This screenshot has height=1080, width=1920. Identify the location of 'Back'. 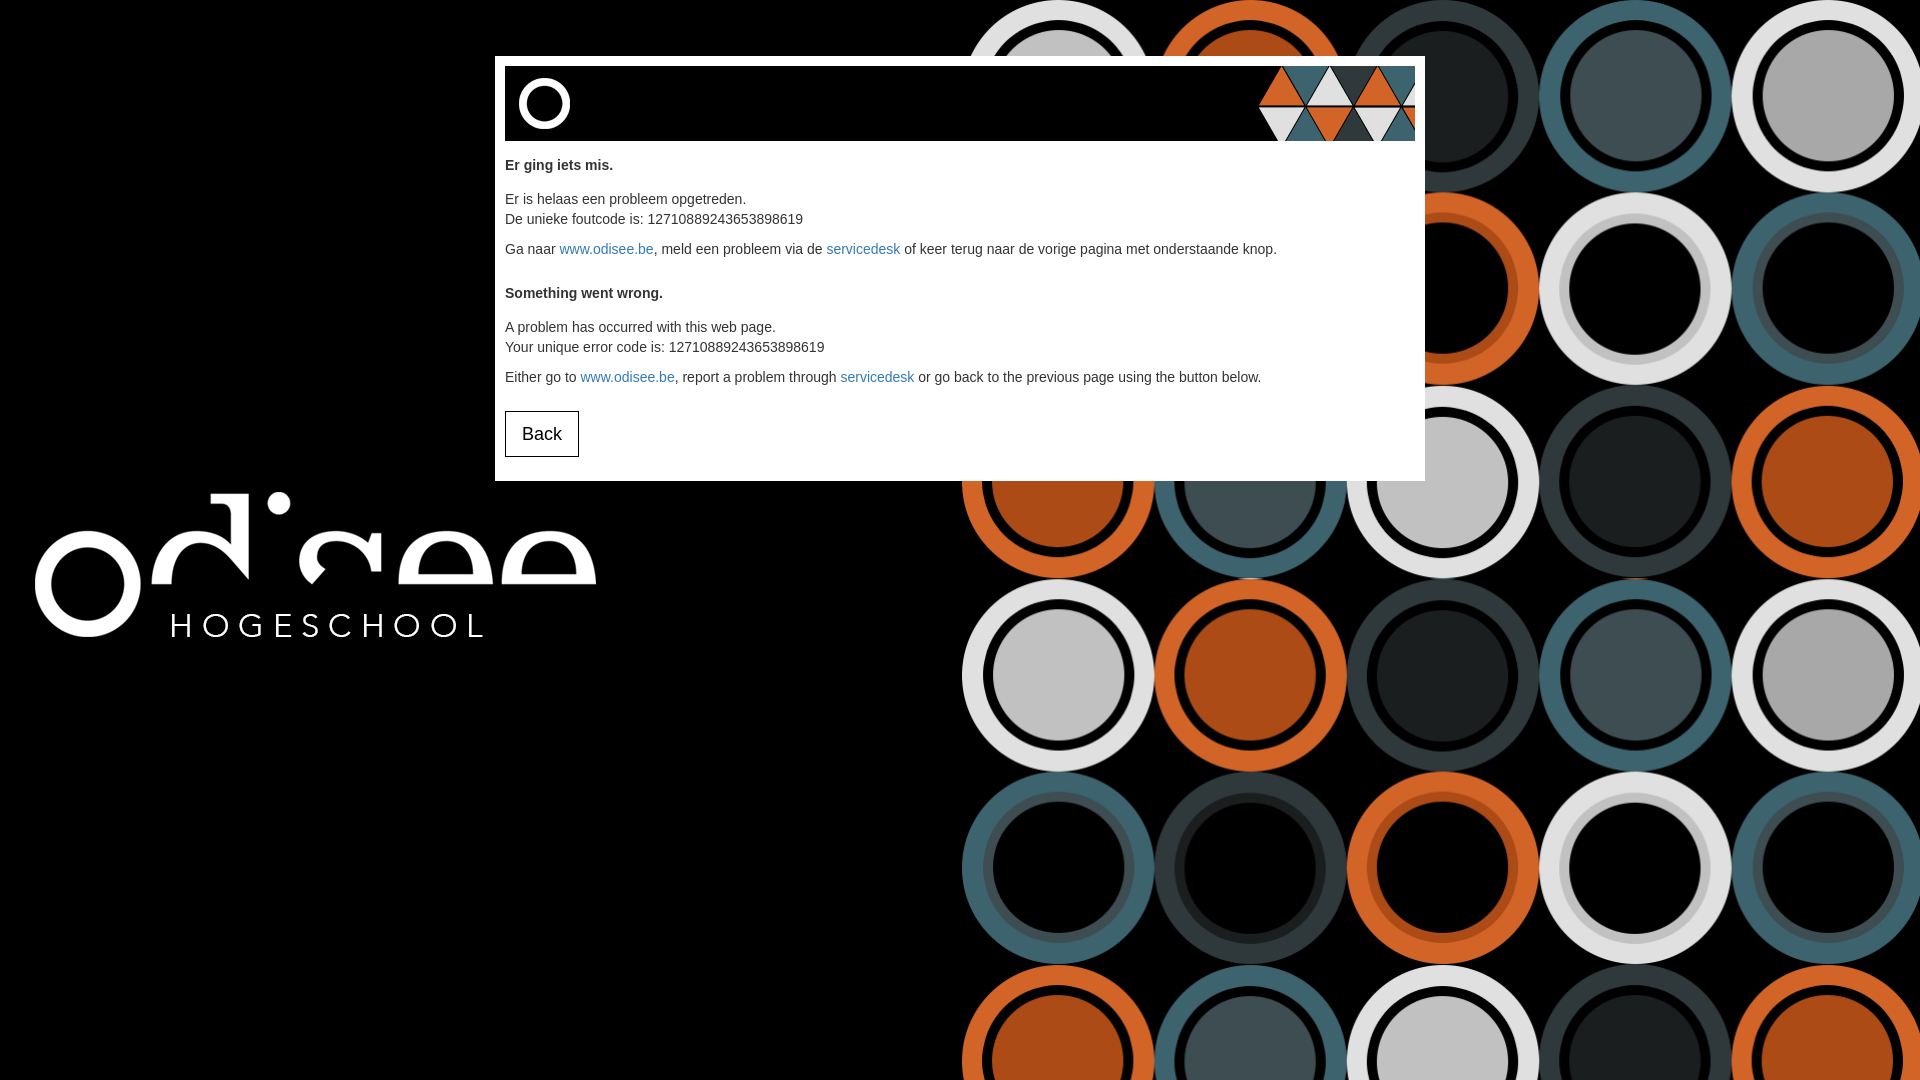
(504, 433).